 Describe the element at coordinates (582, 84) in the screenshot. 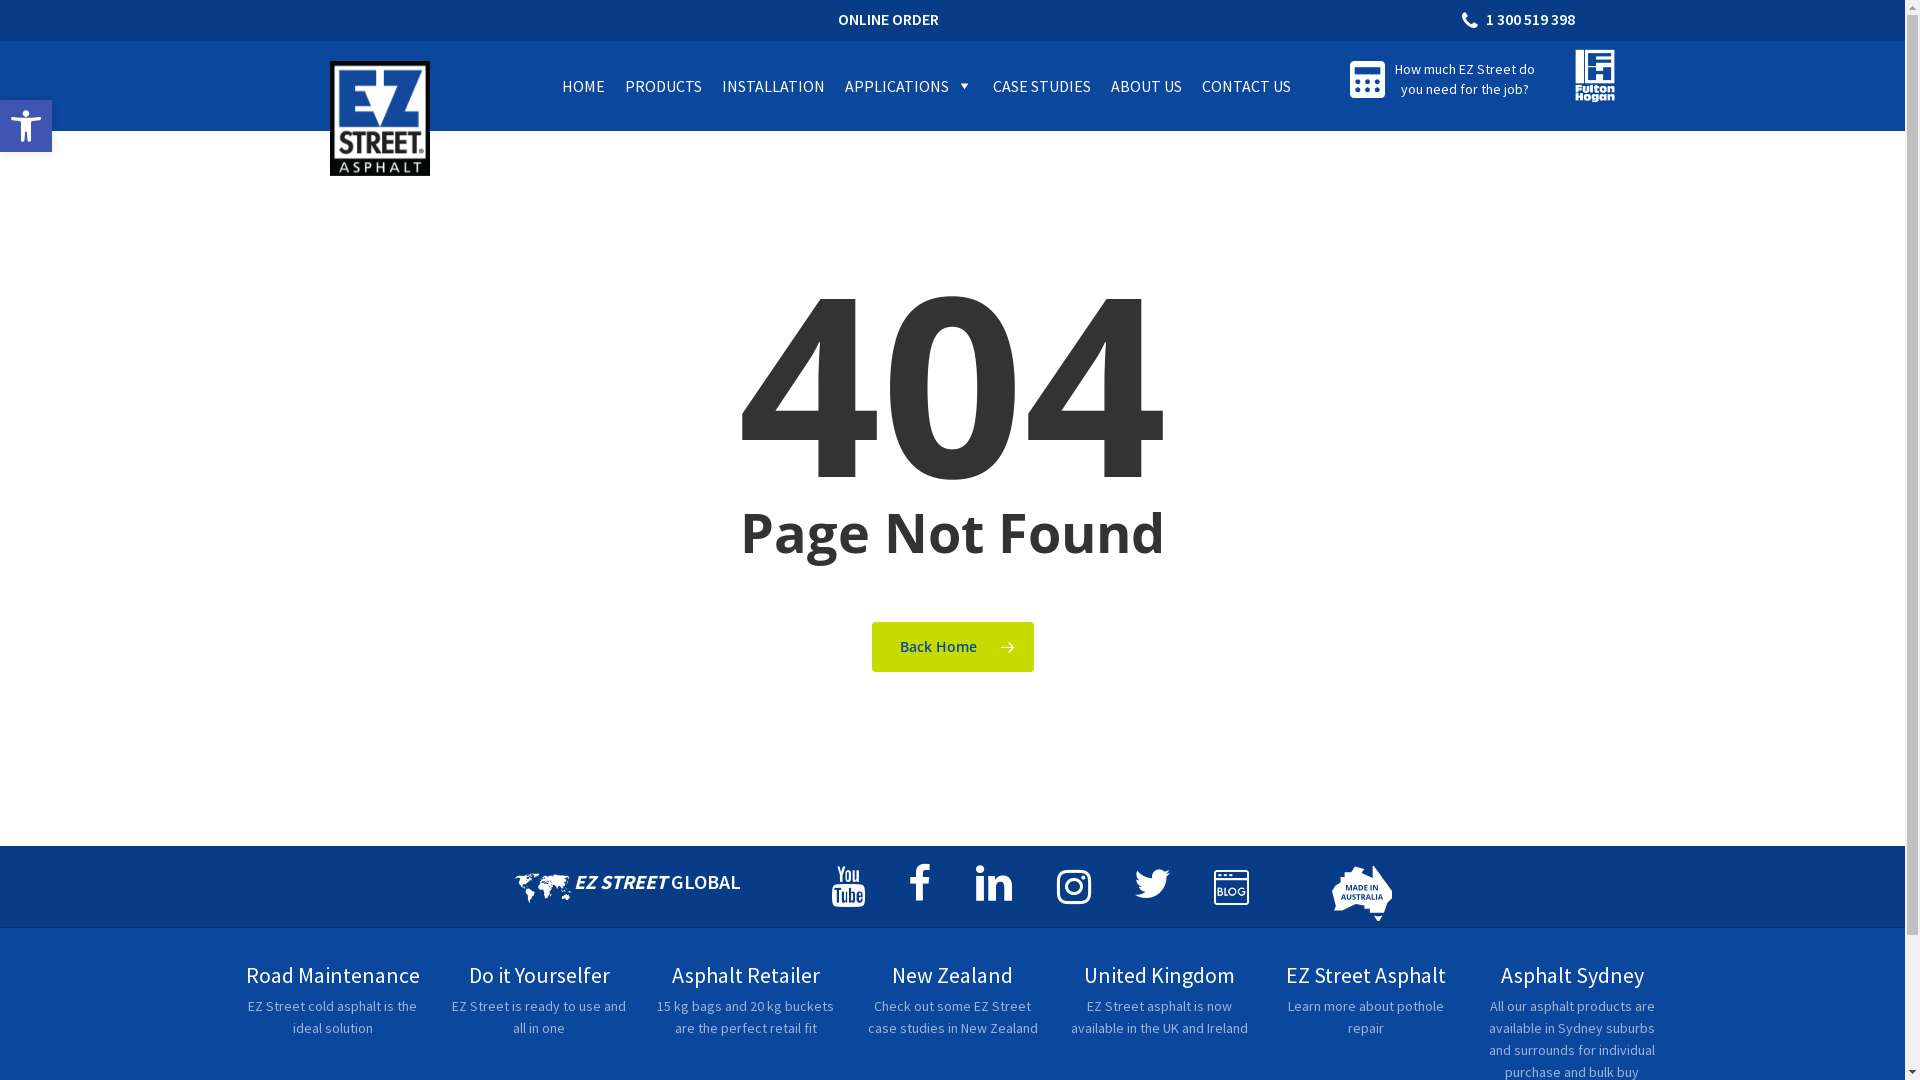

I see `'HOME'` at that location.